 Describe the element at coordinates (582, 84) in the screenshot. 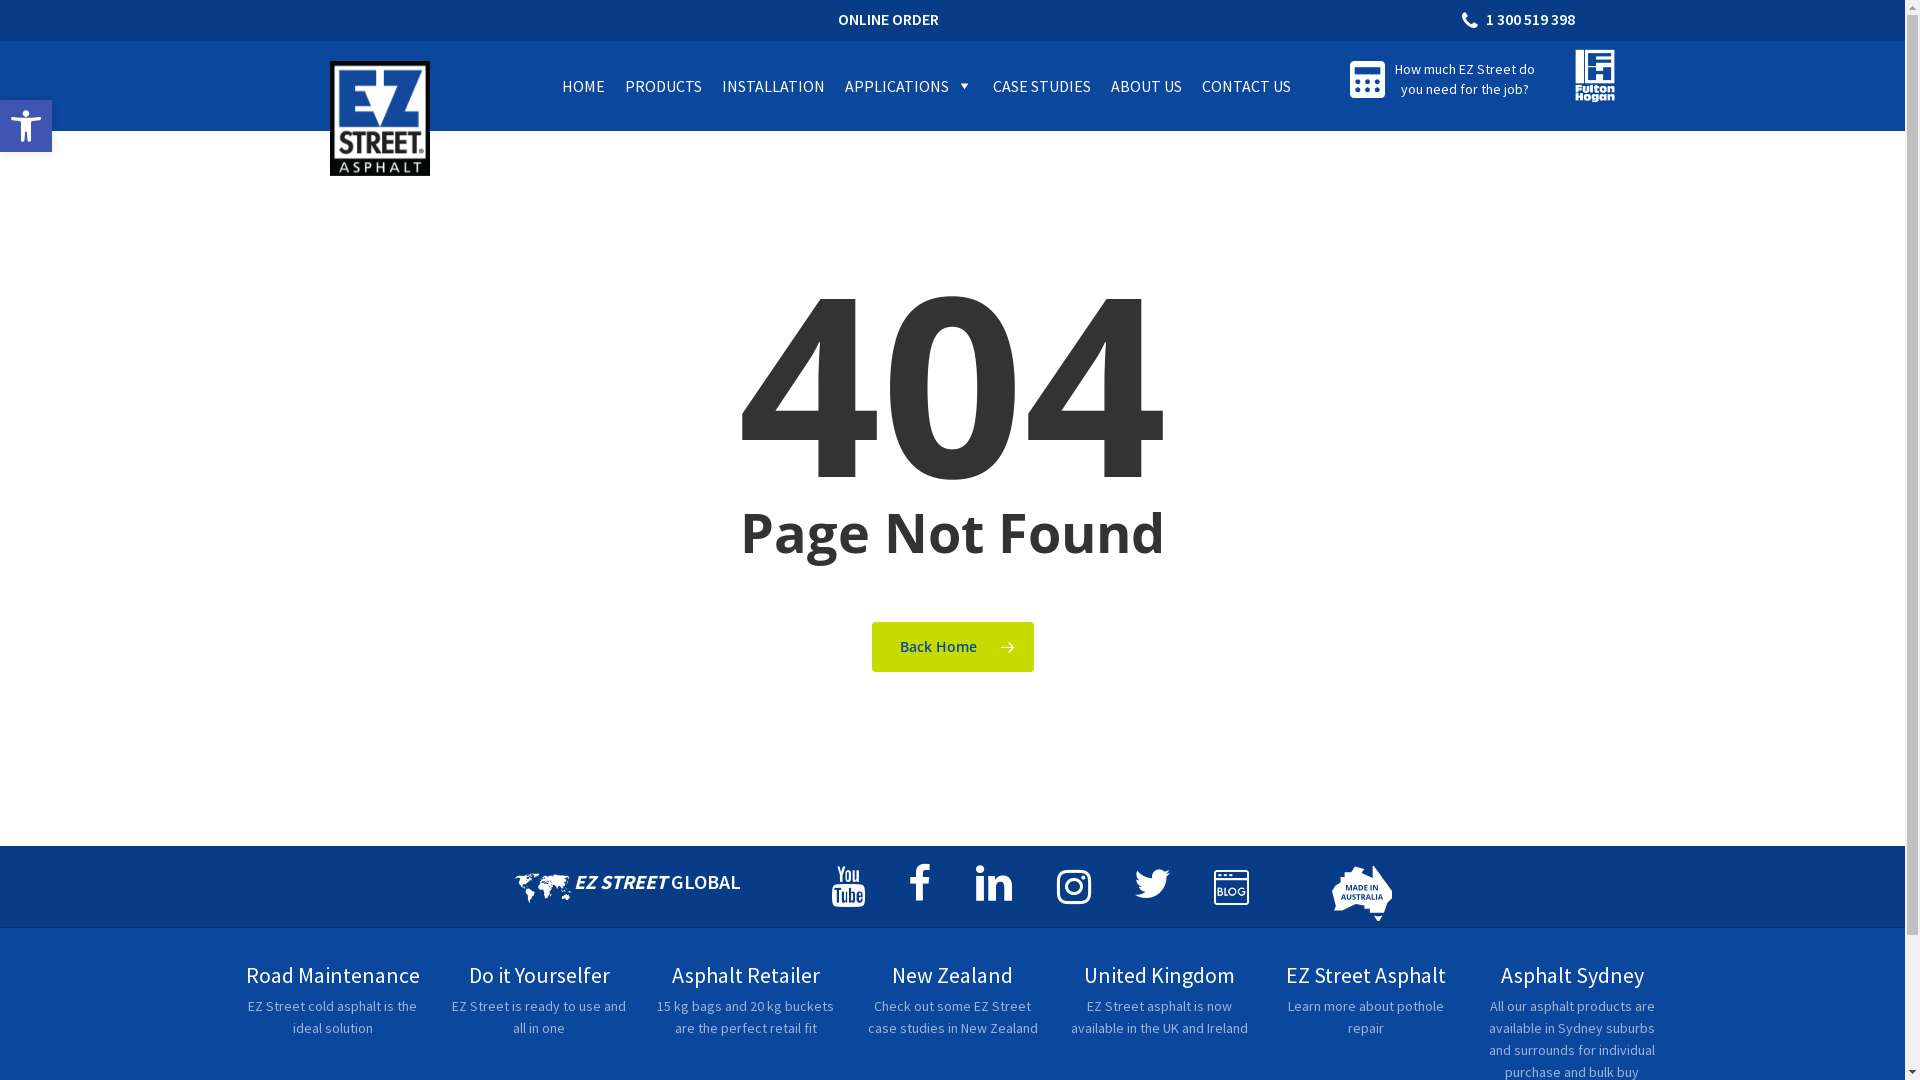

I see `'HOME'` at that location.